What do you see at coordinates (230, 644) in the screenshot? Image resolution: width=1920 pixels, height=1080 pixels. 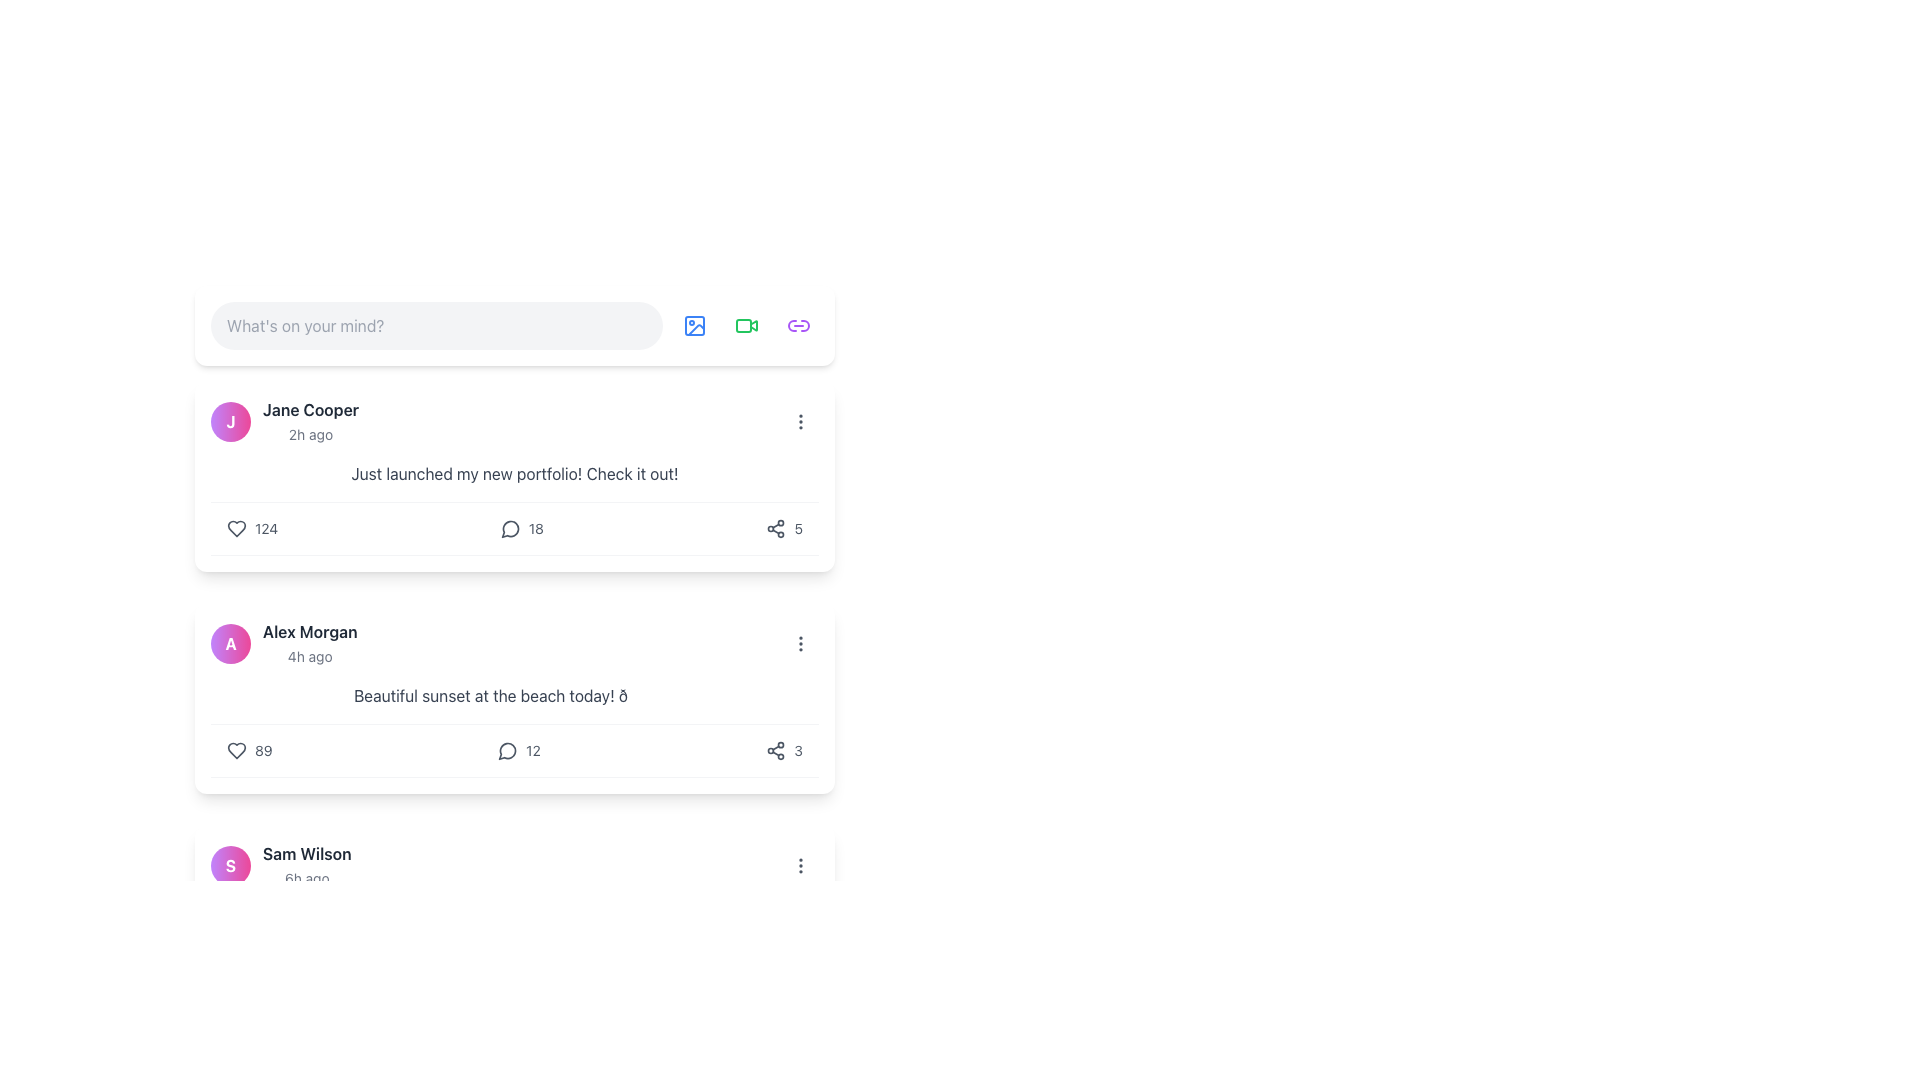 I see `the circular avatar with a gradient background transitioning from purple to pink, containing the letter 'A' in bold white font, located in the second post card of the feed section adjacent to the username 'Alex Morgan'` at bounding box center [230, 644].